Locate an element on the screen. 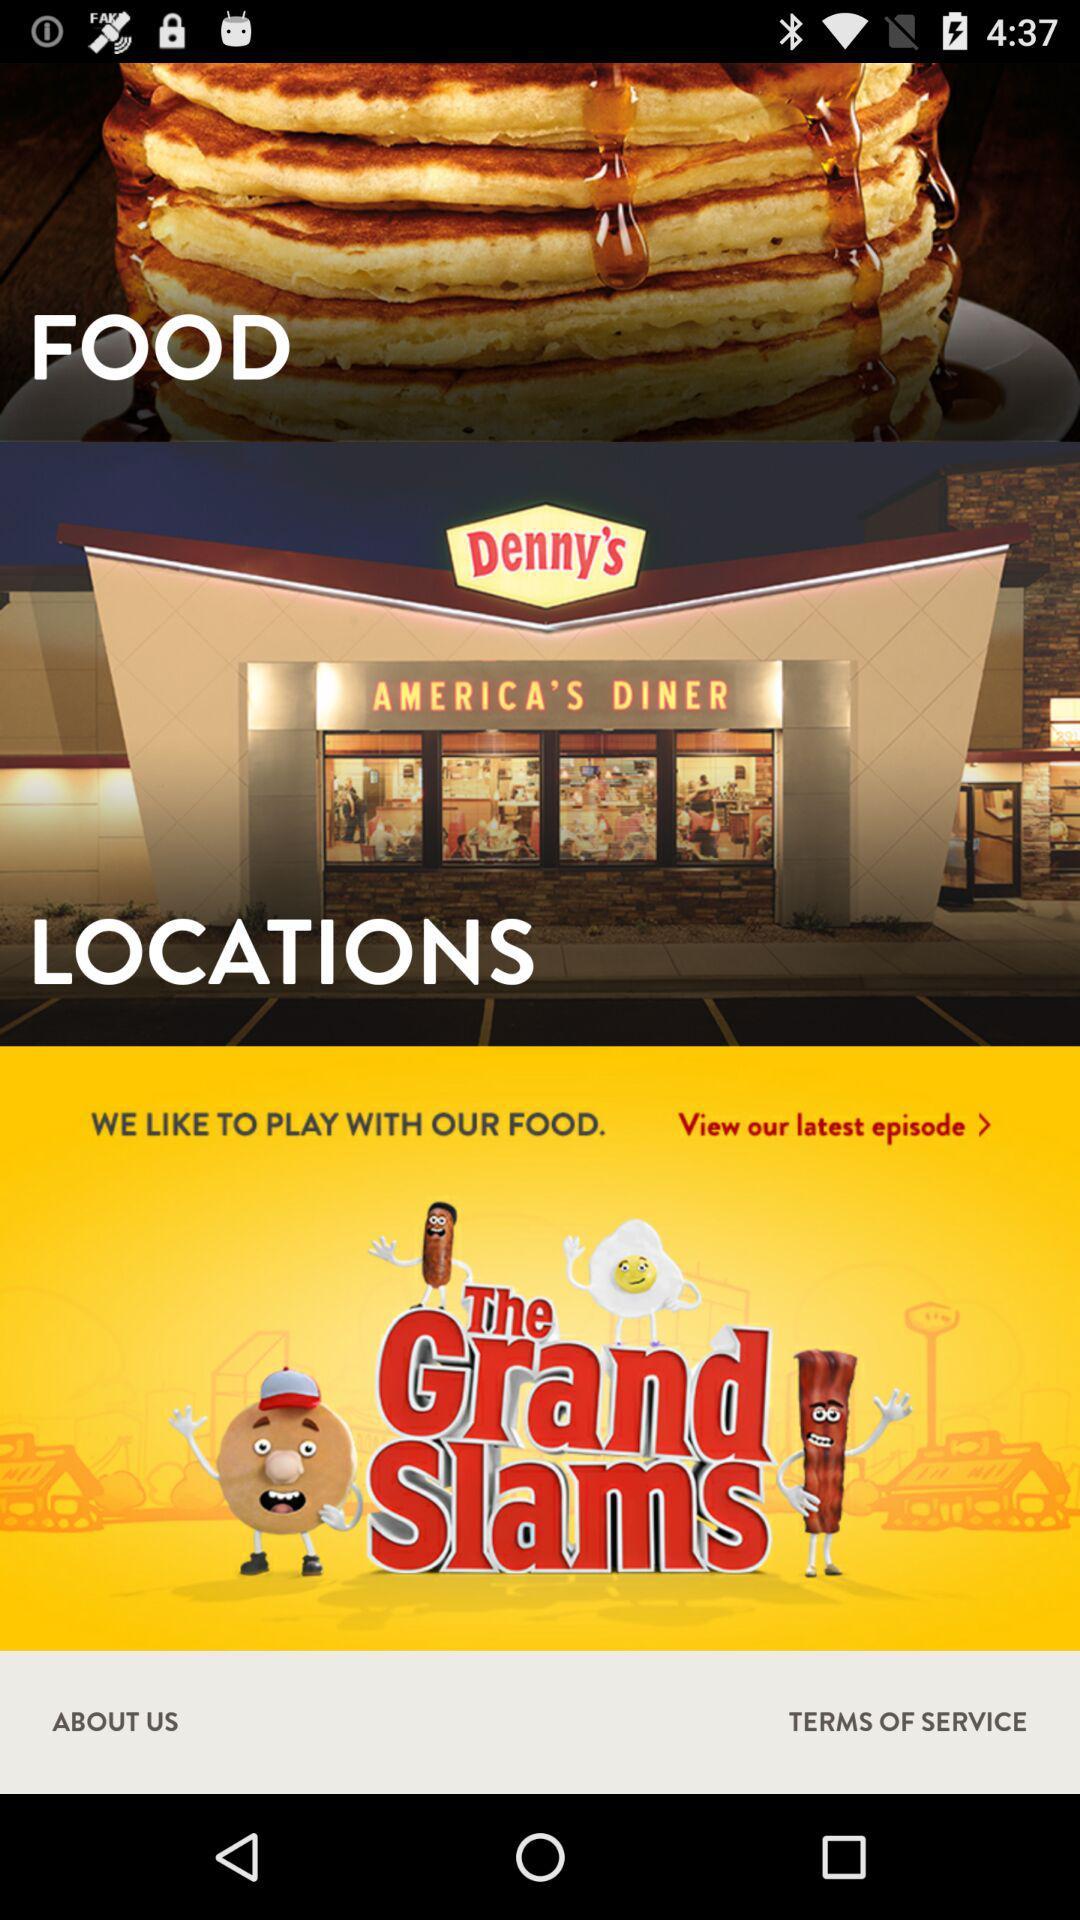  the about us at the bottom left corner is located at coordinates (115, 1721).